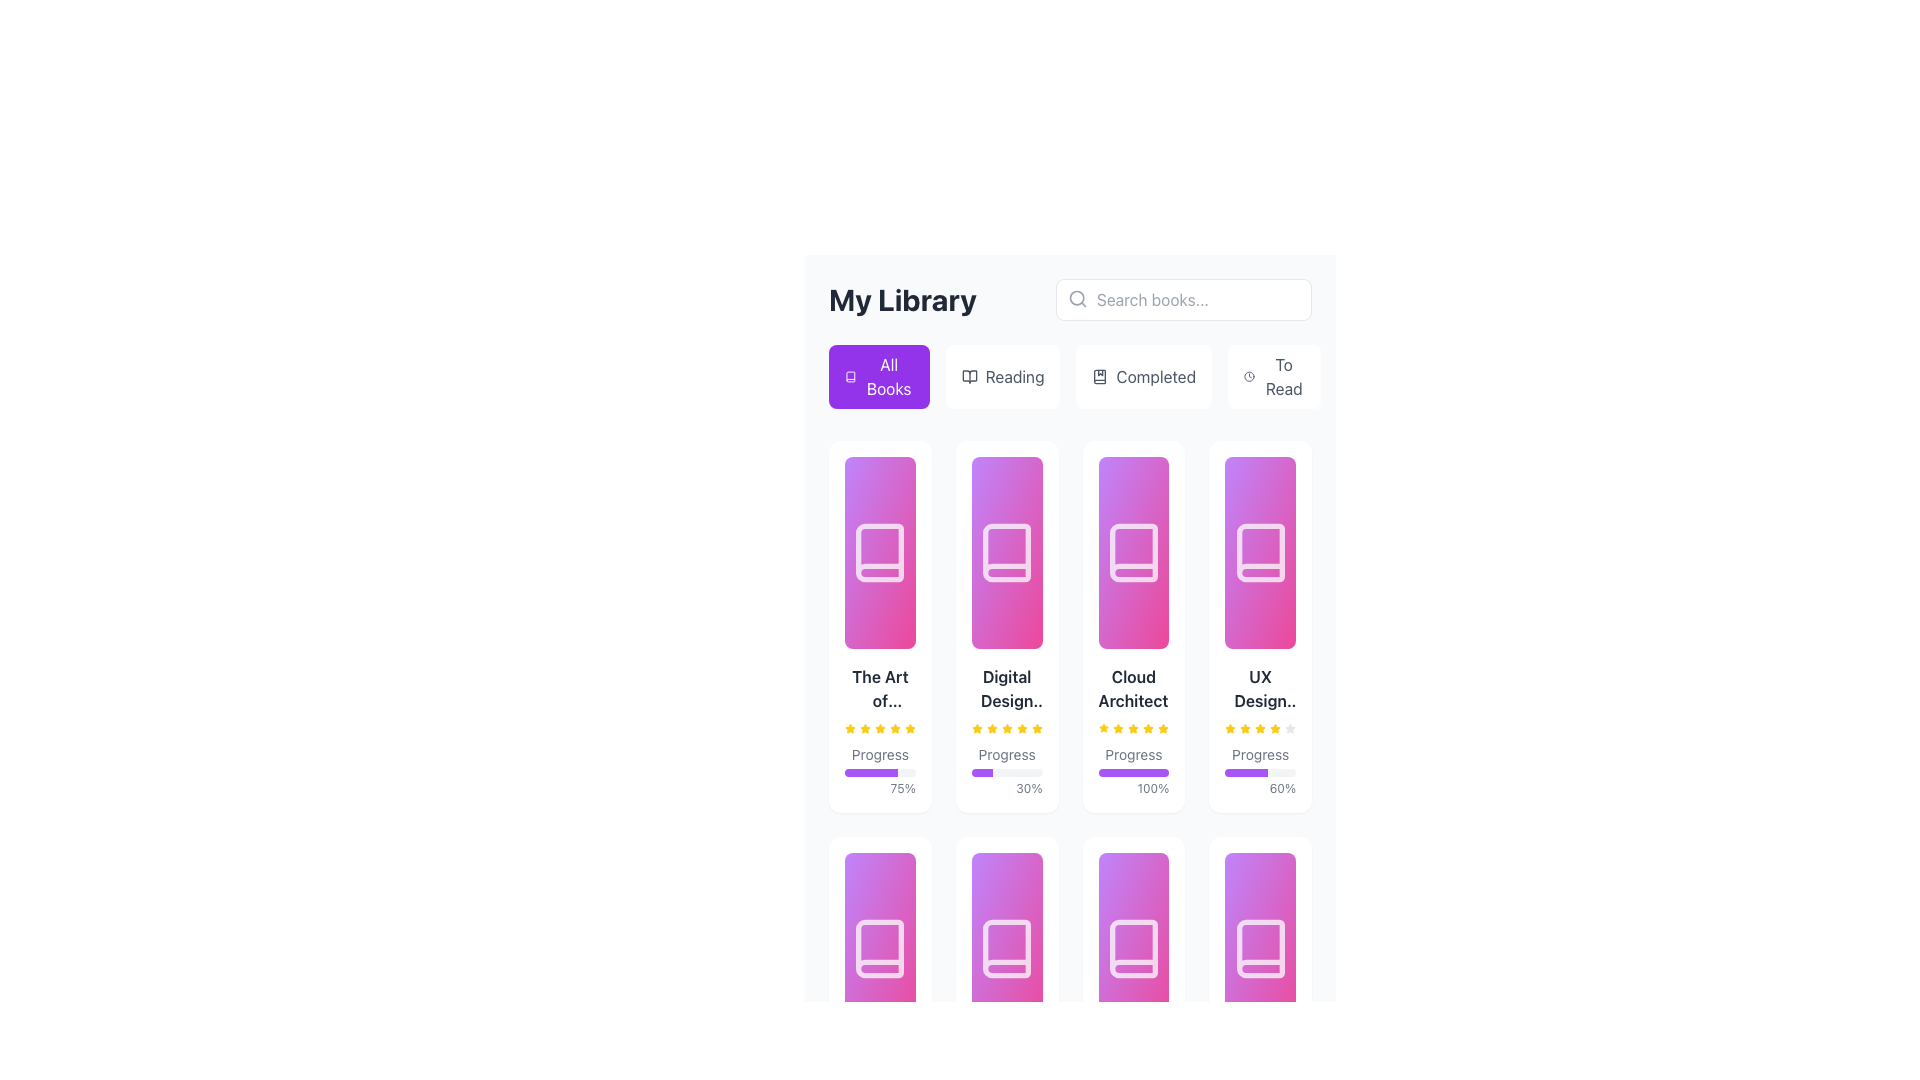 The image size is (1920, 1080). What do you see at coordinates (880, 729) in the screenshot?
I see `the Rating display component located within the card for 'The Art of Programming', which is centered horizontally below the title text and above the progress text` at bounding box center [880, 729].